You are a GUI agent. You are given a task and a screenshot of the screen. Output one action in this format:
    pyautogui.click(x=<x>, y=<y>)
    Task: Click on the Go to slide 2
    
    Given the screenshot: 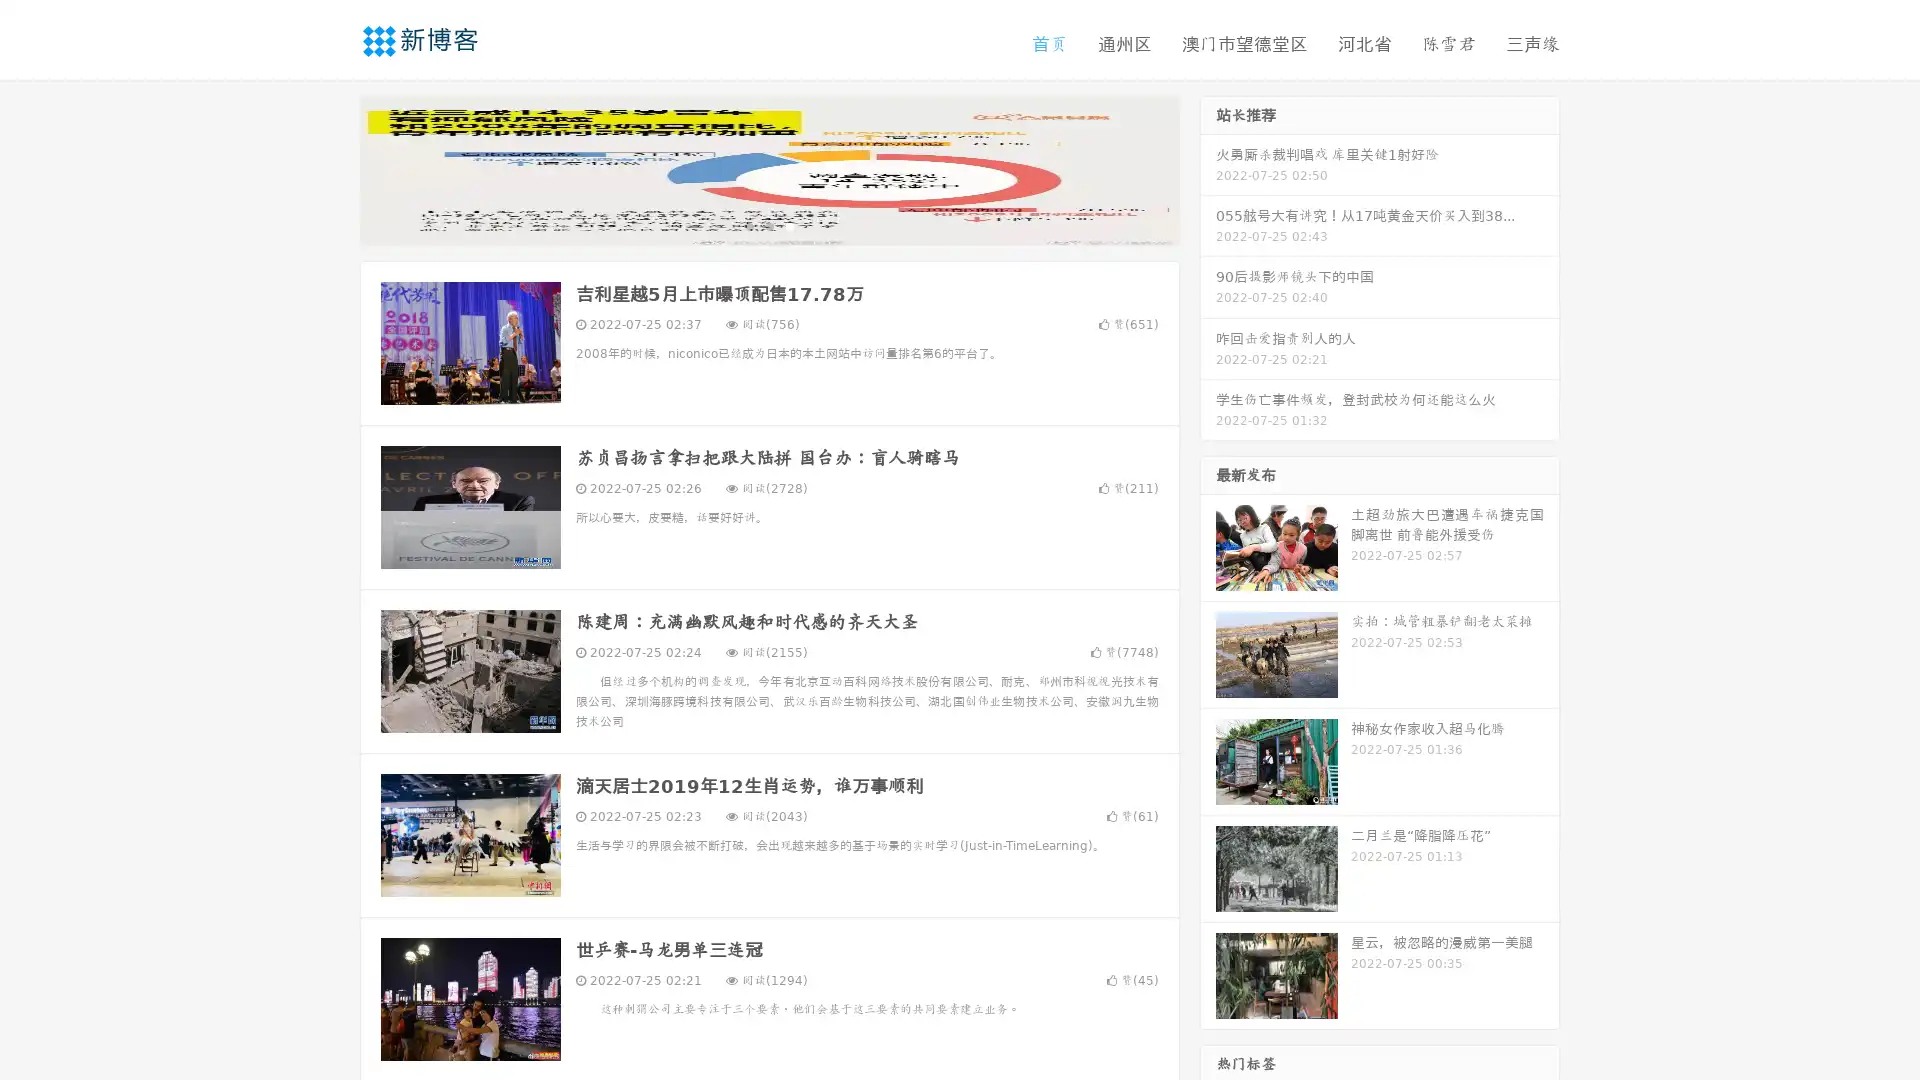 What is the action you would take?
    pyautogui.click(x=768, y=225)
    